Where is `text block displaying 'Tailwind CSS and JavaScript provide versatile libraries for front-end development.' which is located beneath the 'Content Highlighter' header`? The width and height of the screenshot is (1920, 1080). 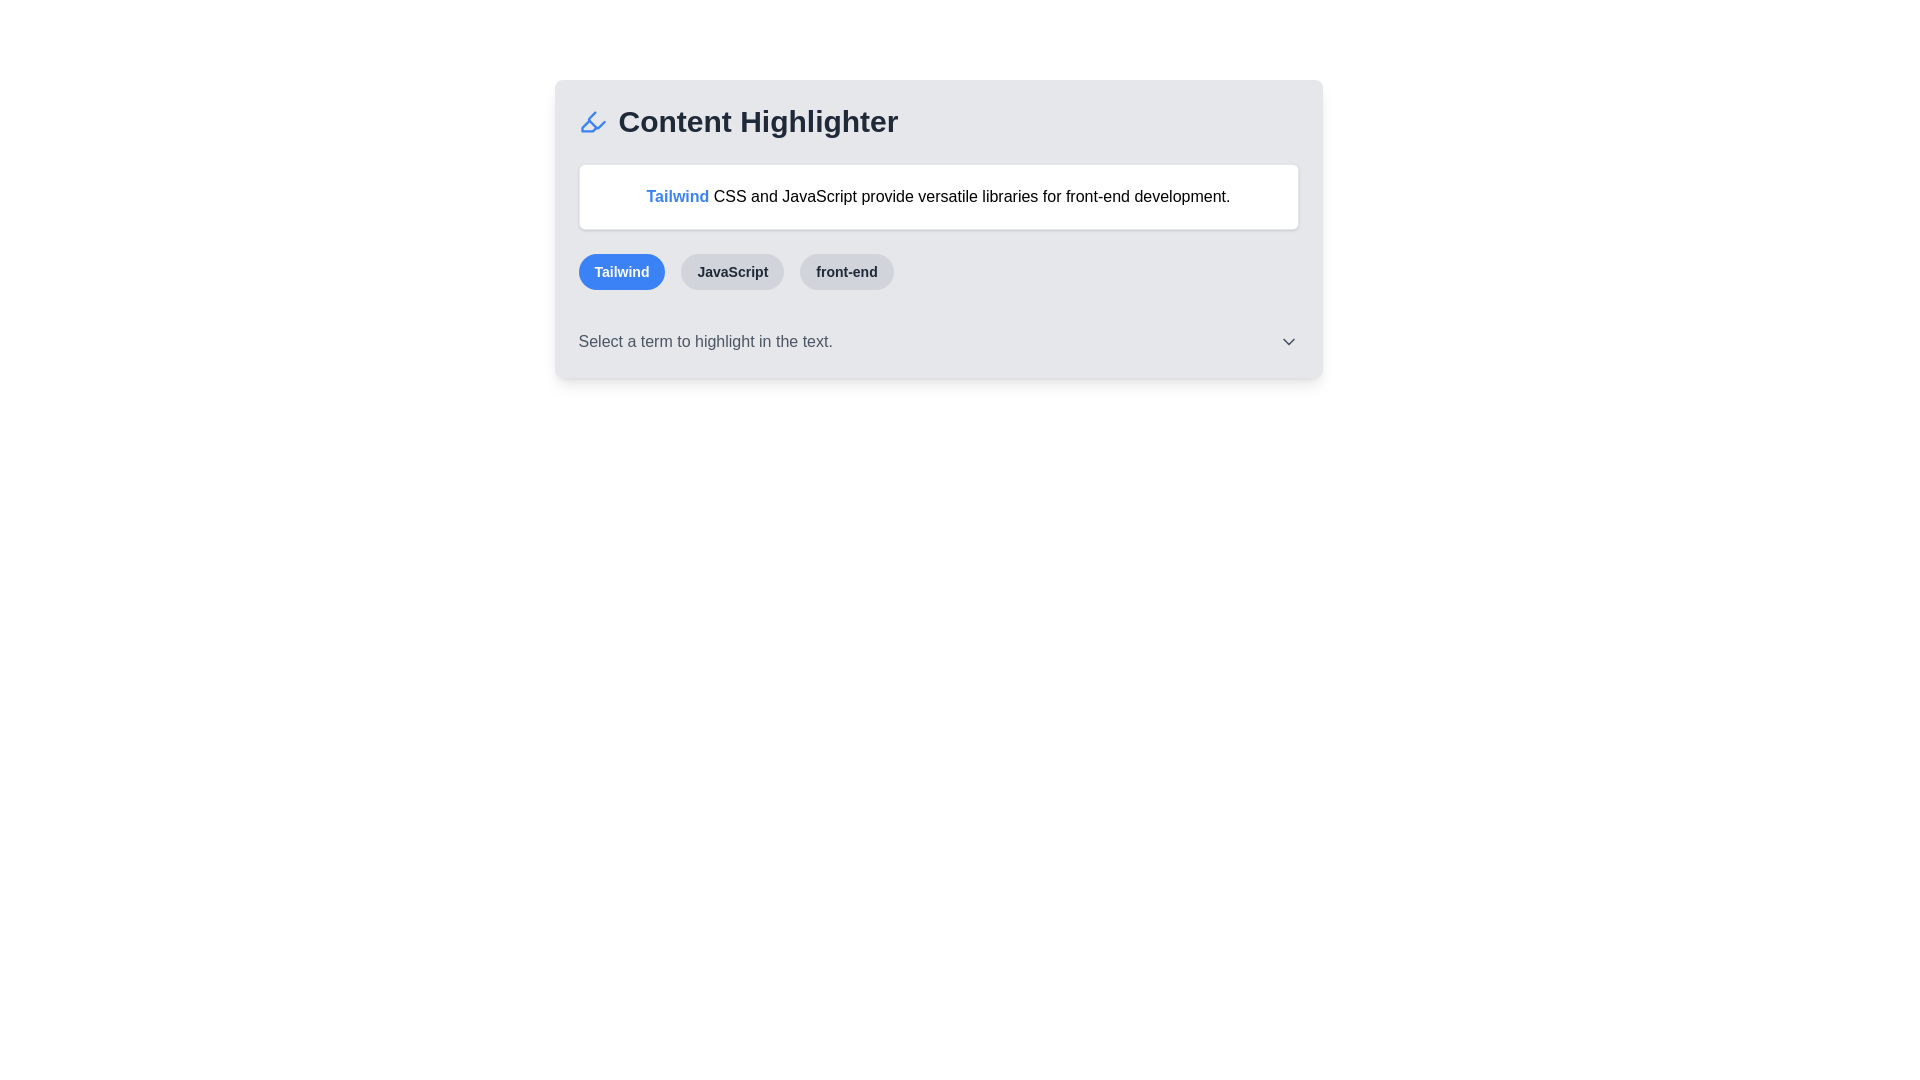
text block displaying 'Tailwind CSS and JavaScript provide versatile libraries for front-end development.' which is located beneath the 'Content Highlighter' header is located at coordinates (937, 196).